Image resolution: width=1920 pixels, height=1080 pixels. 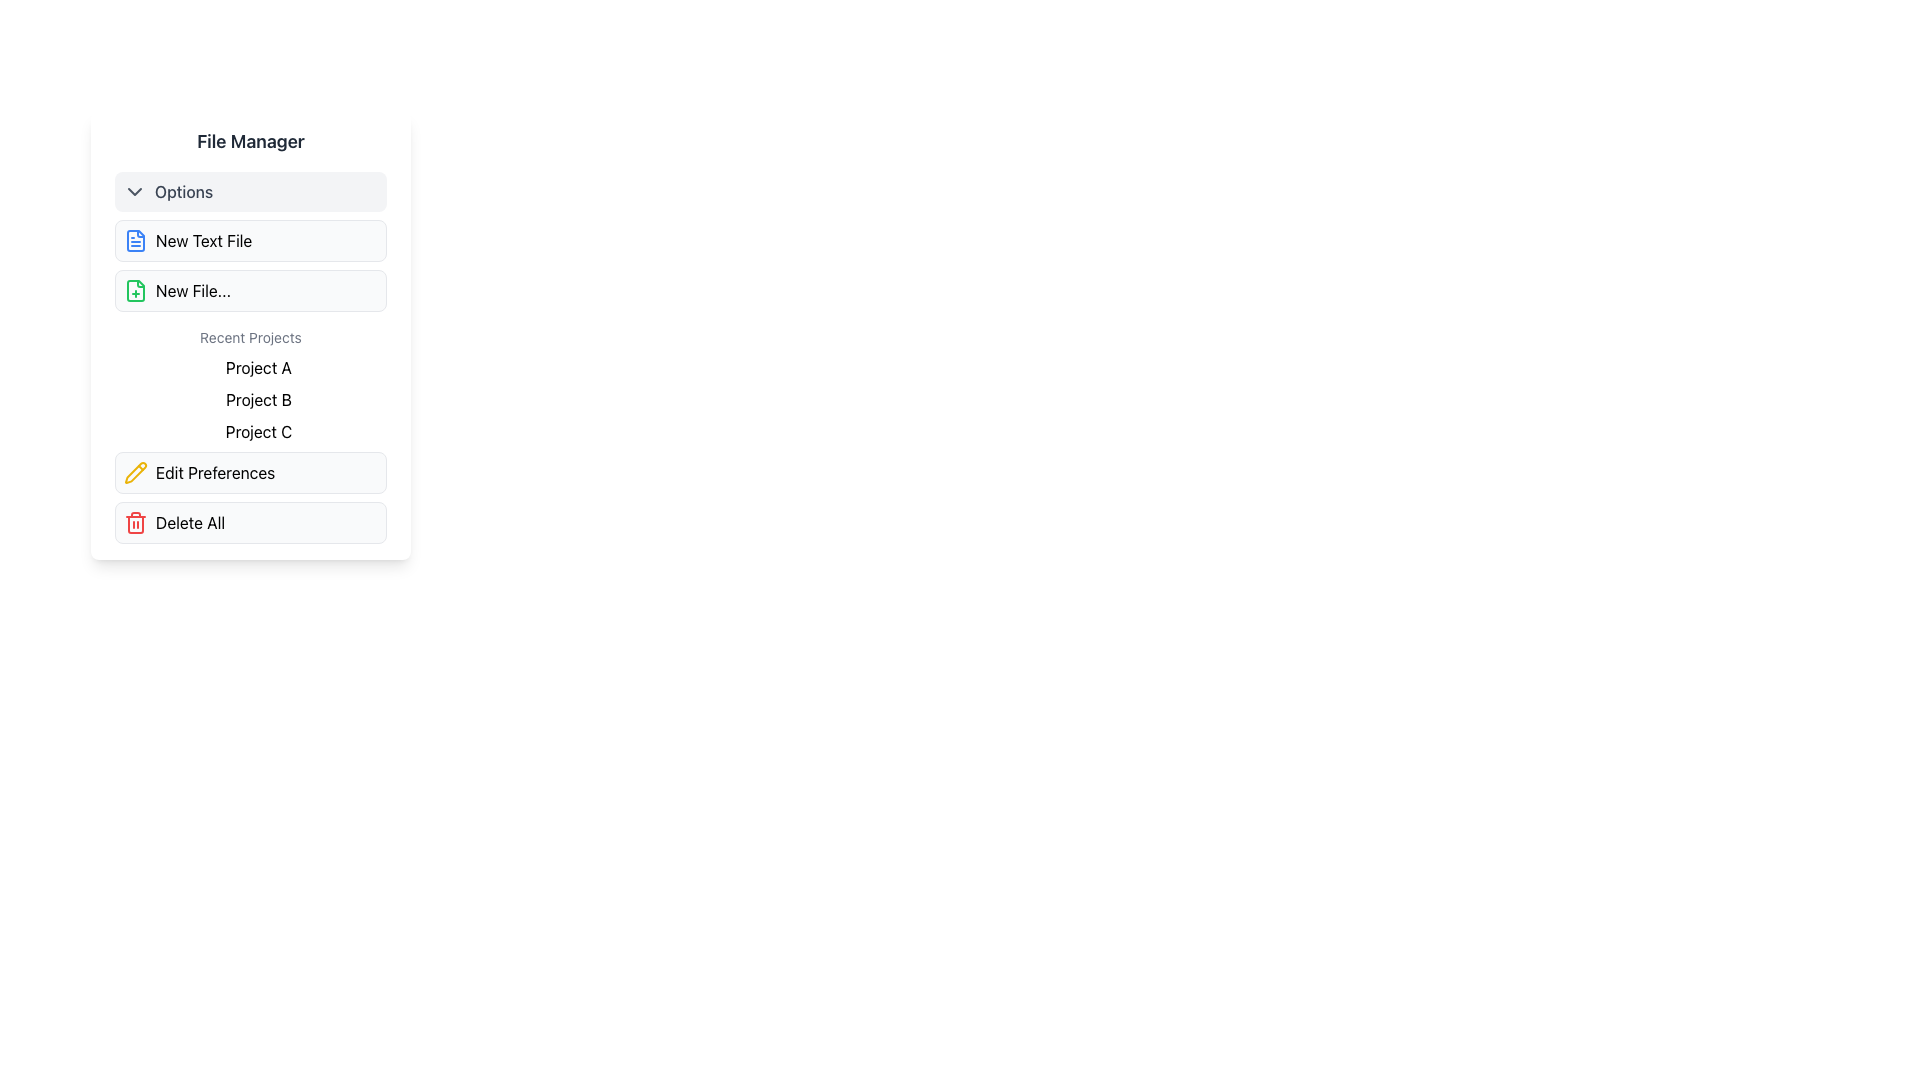 I want to click on the small black downward-pointing chevron icon next to the 'Options' label in the first entry of the vertical menu list, so click(x=133, y=192).